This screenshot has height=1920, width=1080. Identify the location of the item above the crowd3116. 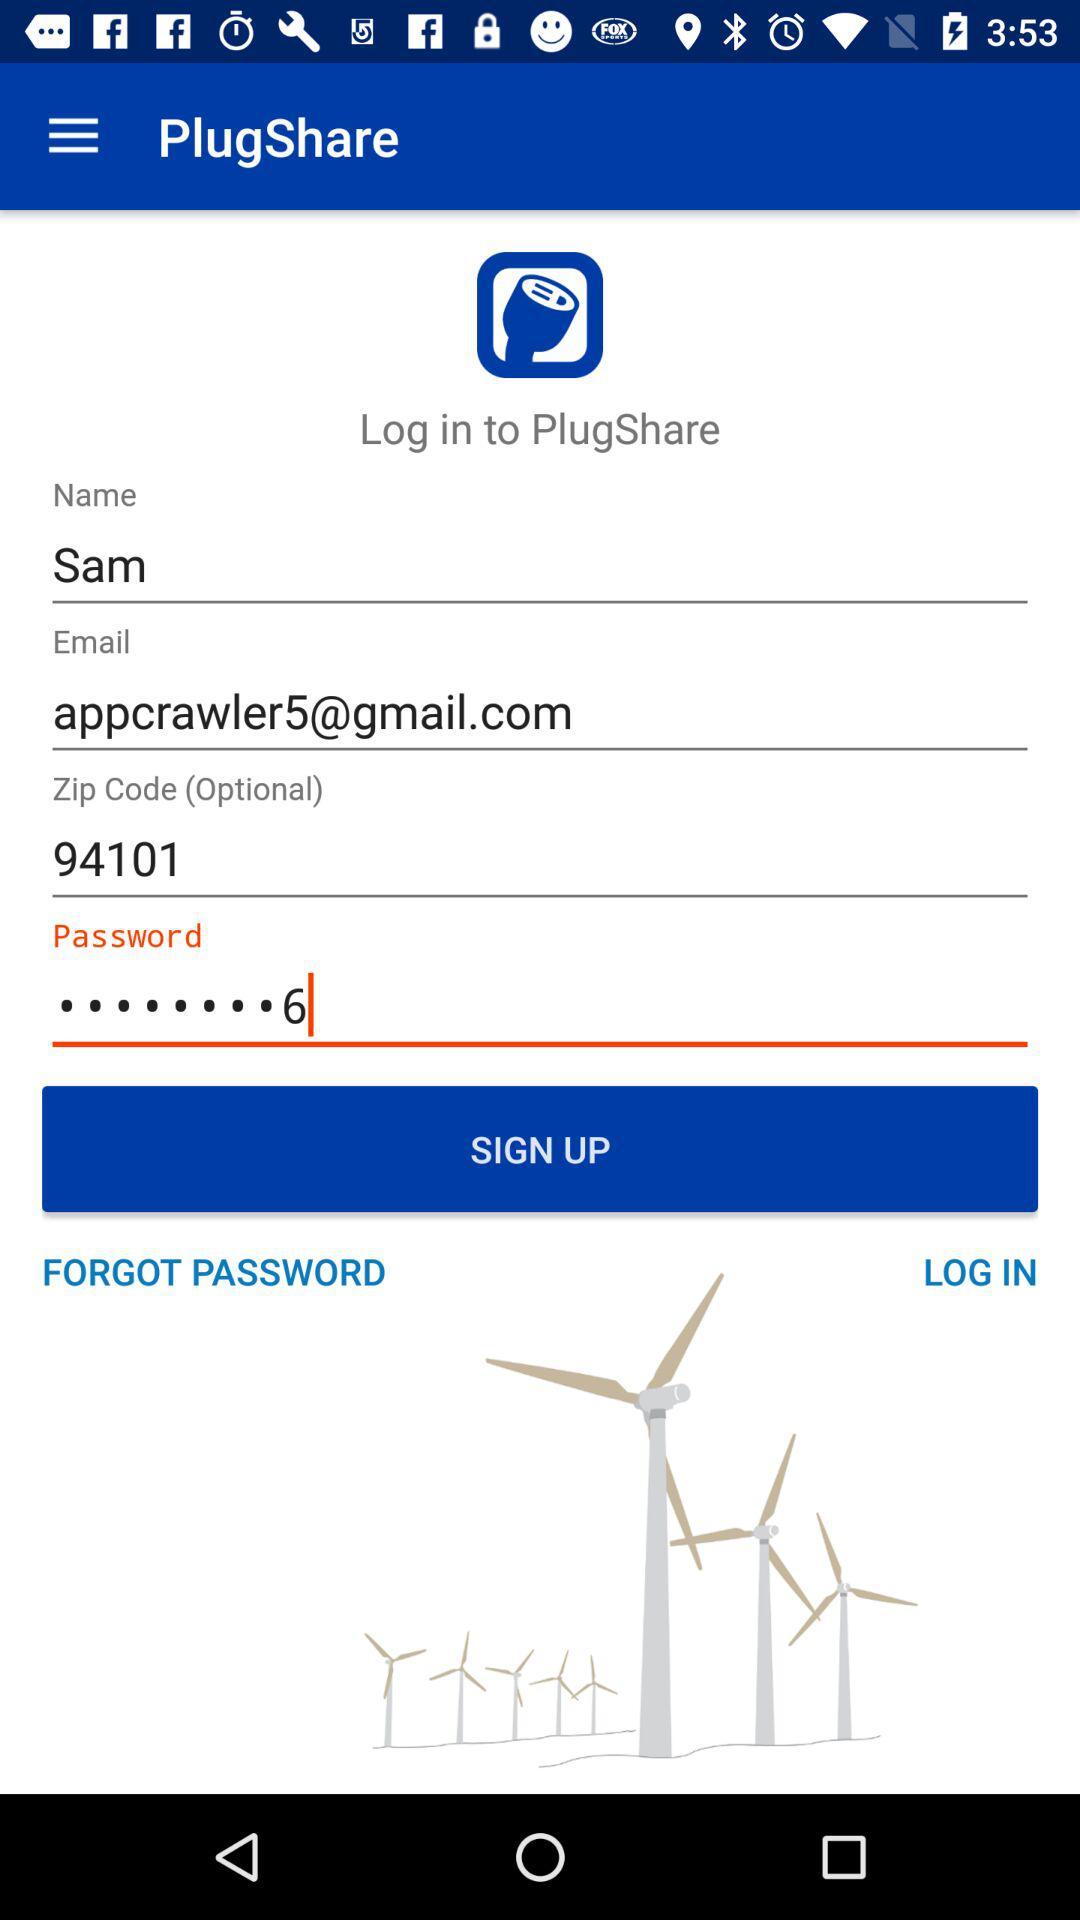
(540, 858).